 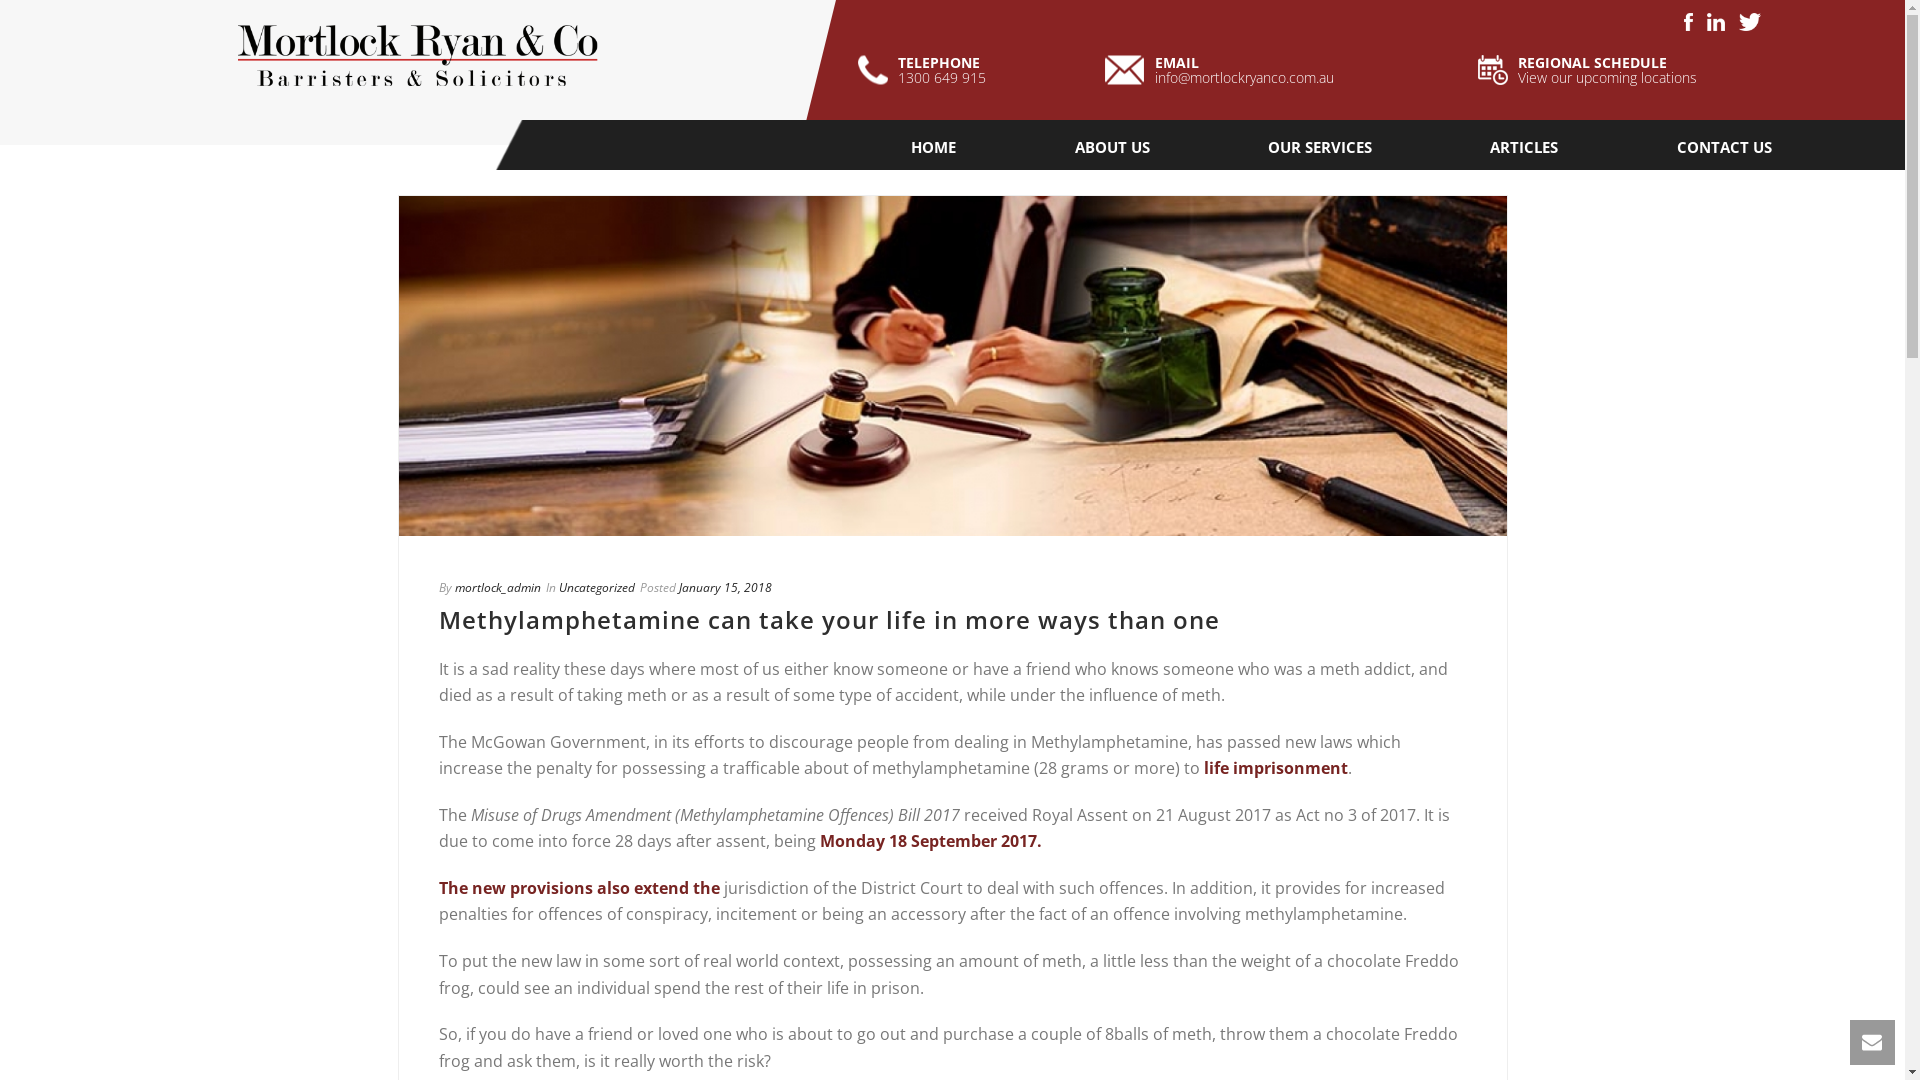 I want to click on 'ARTICLES', so click(x=1522, y=145).